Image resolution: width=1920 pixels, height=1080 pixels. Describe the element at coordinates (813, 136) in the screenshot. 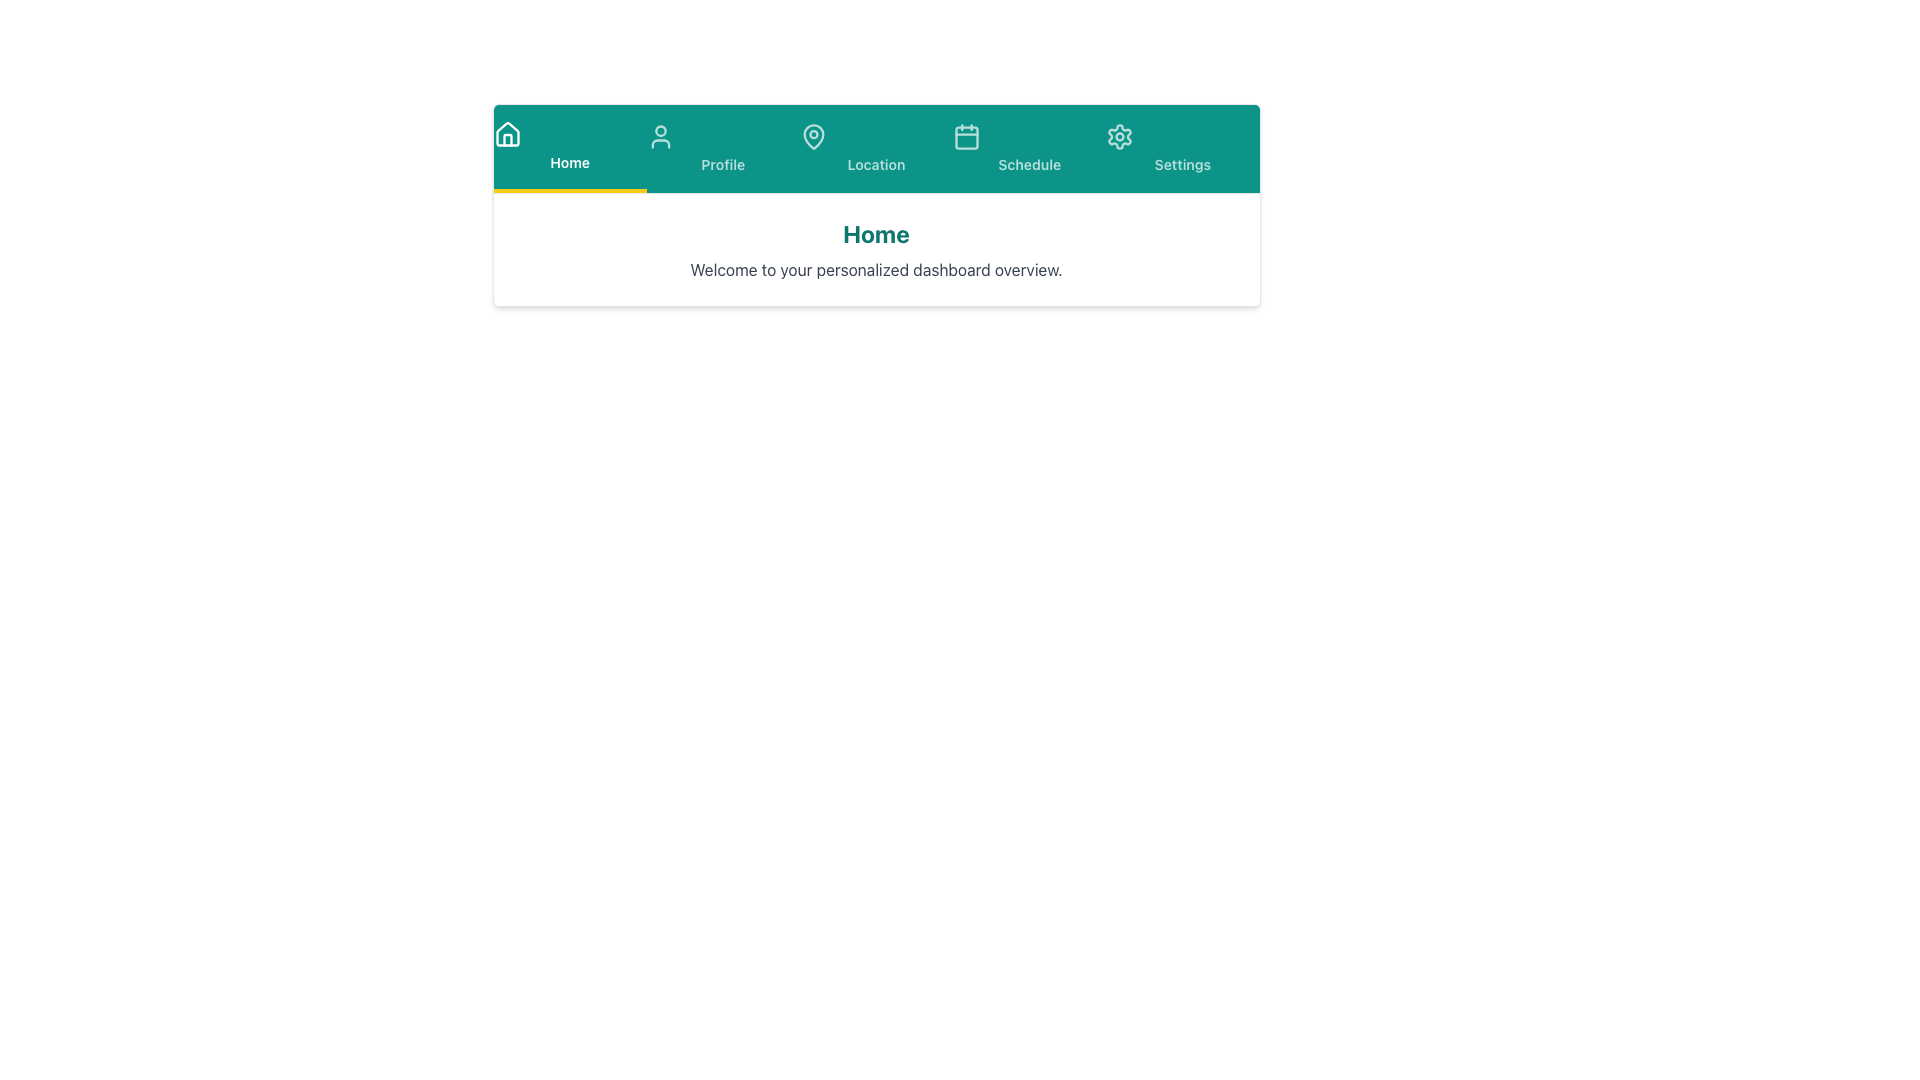

I see `the representation of the outer part of the location pin icon in the navigation bar, which is the third icon from the left, positioned between the profile and calendar icons` at that location.